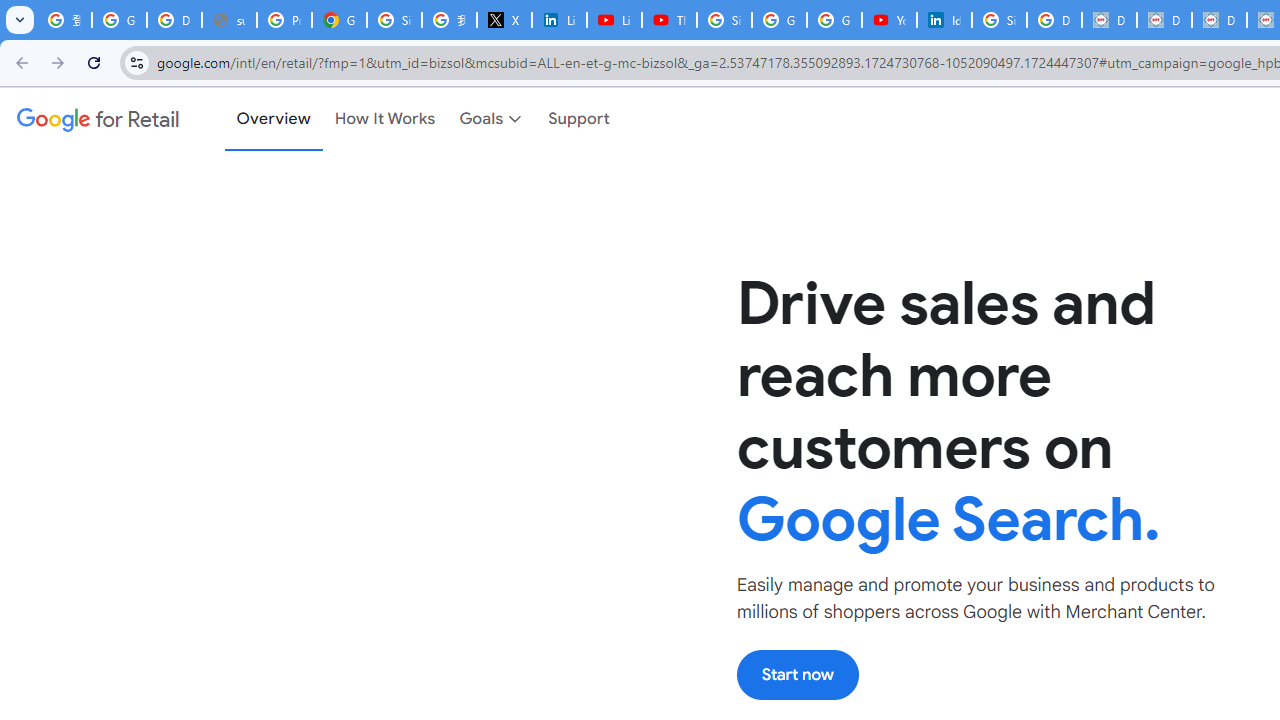 Image resolution: width=1280 pixels, height=720 pixels. What do you see at coordinates (283, 20) in the screenshot?
I see `'Privacy Help Center - Policies Help'` at bounding box center [283, 20].